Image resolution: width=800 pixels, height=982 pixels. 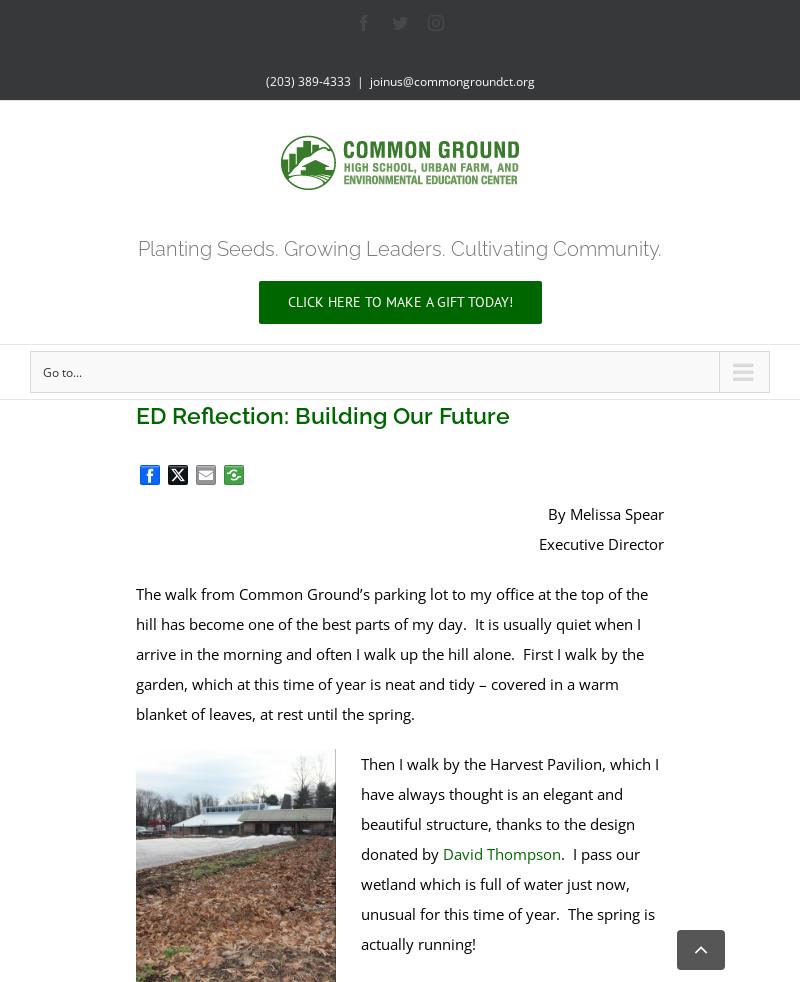 I want to click on 'CLICK HERE TO MAKE A GIFT TODAY!', so click(x=398, y=301).